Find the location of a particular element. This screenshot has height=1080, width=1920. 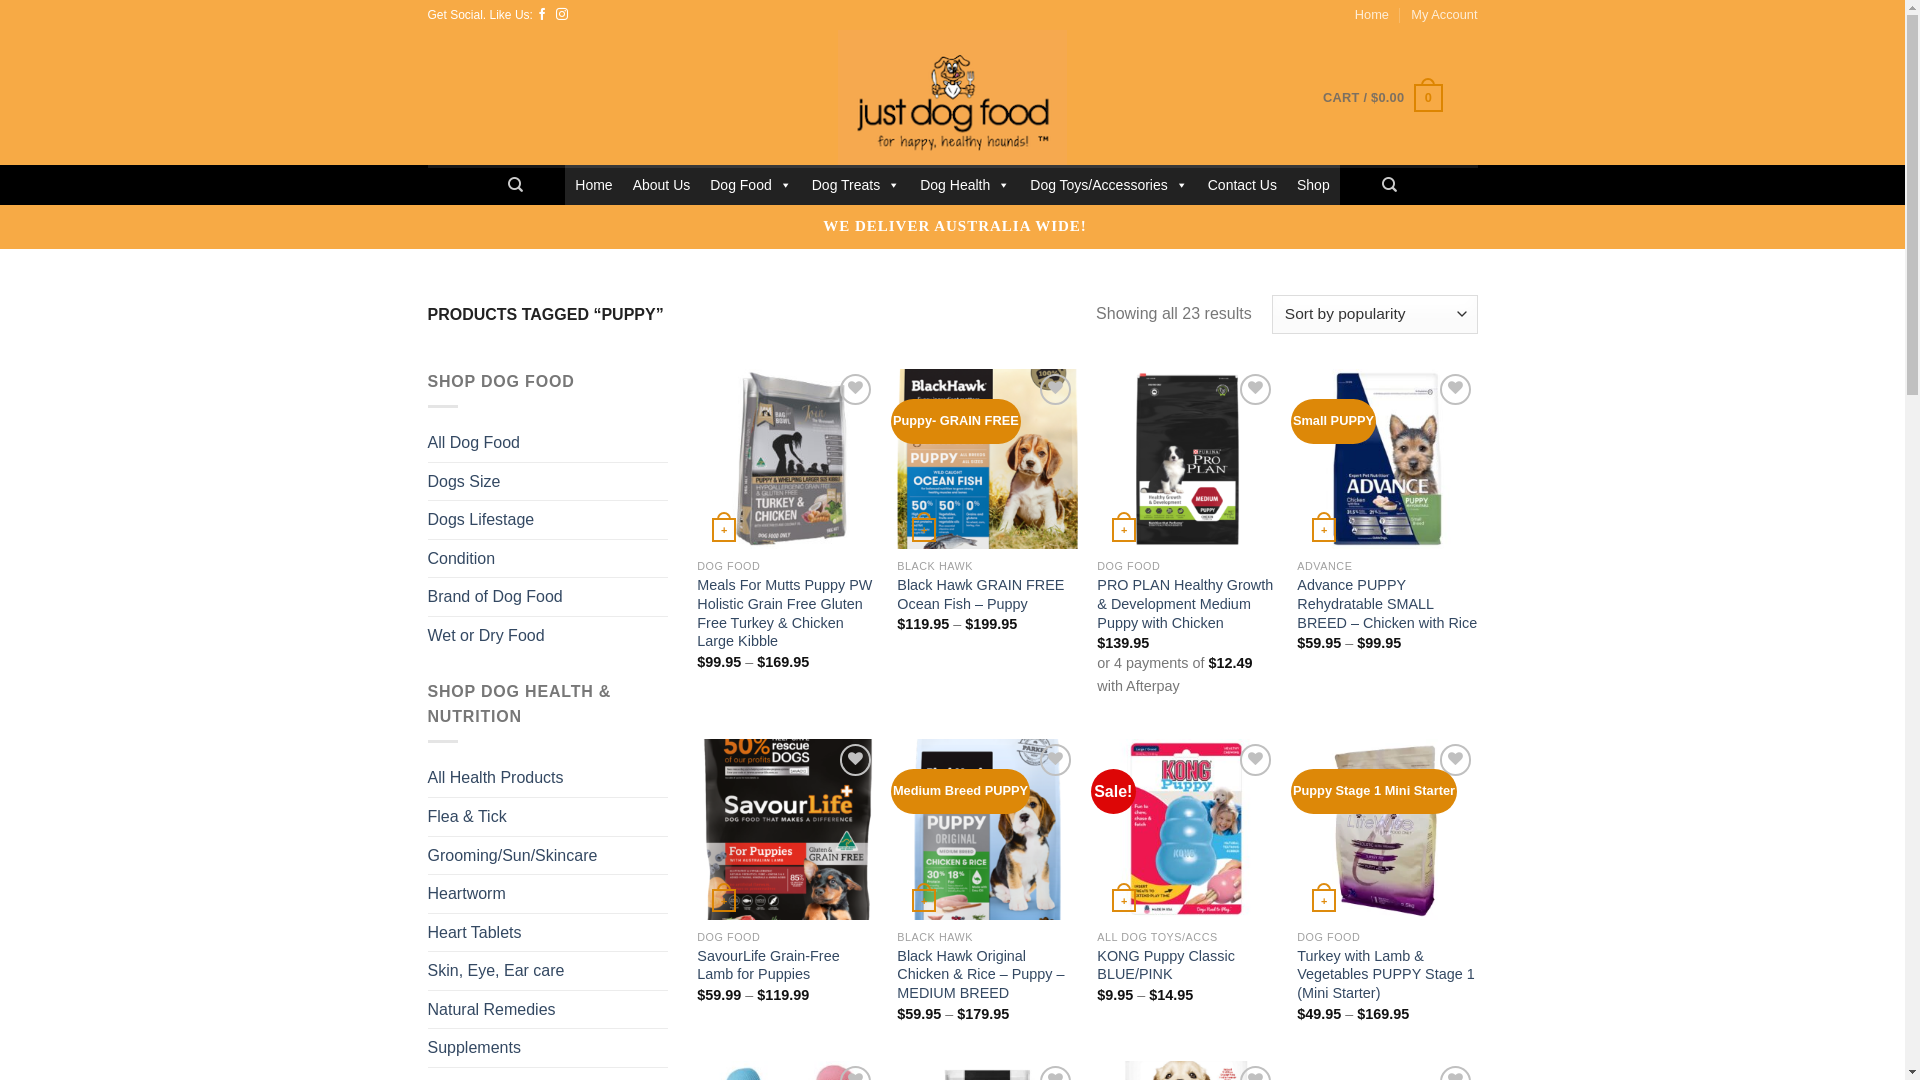

'Brand of Dog Food' is located at coordinates (495, 596).